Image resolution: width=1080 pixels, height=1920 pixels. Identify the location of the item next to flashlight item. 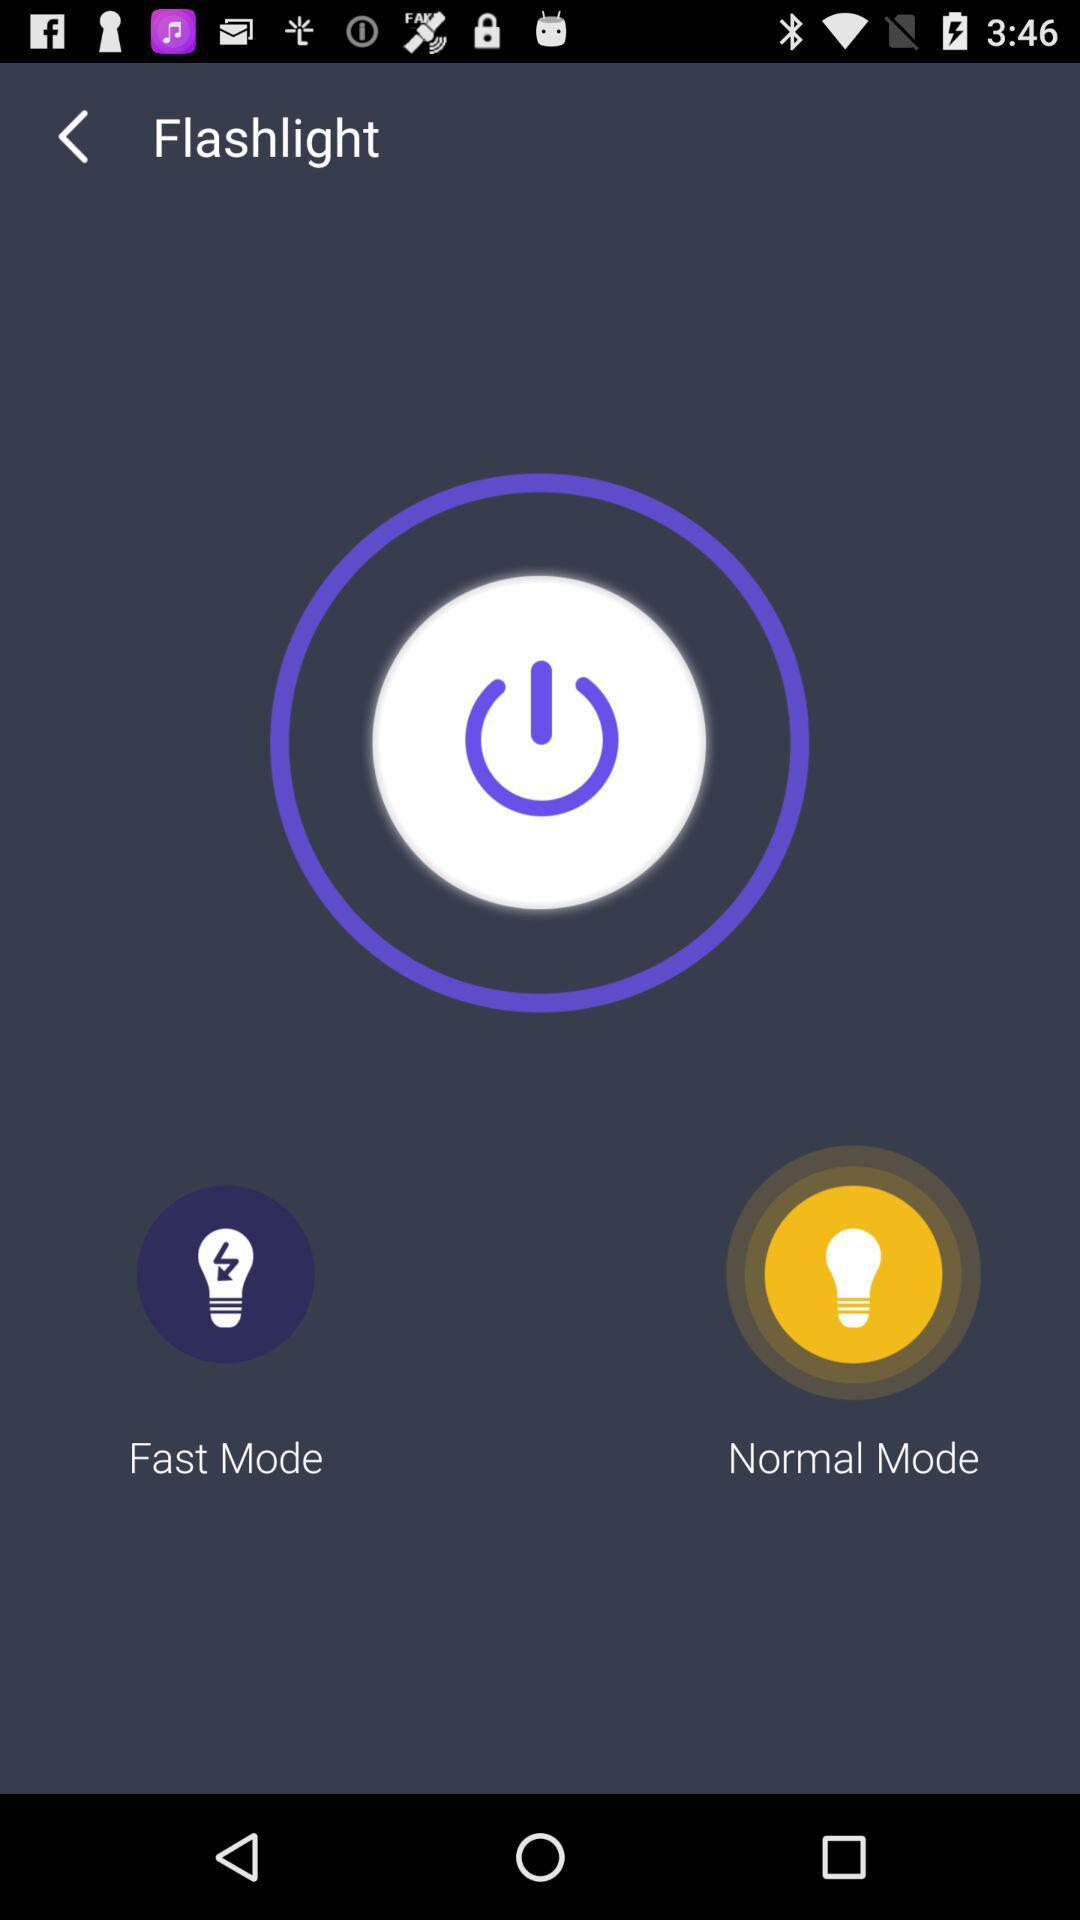
(72, 135).